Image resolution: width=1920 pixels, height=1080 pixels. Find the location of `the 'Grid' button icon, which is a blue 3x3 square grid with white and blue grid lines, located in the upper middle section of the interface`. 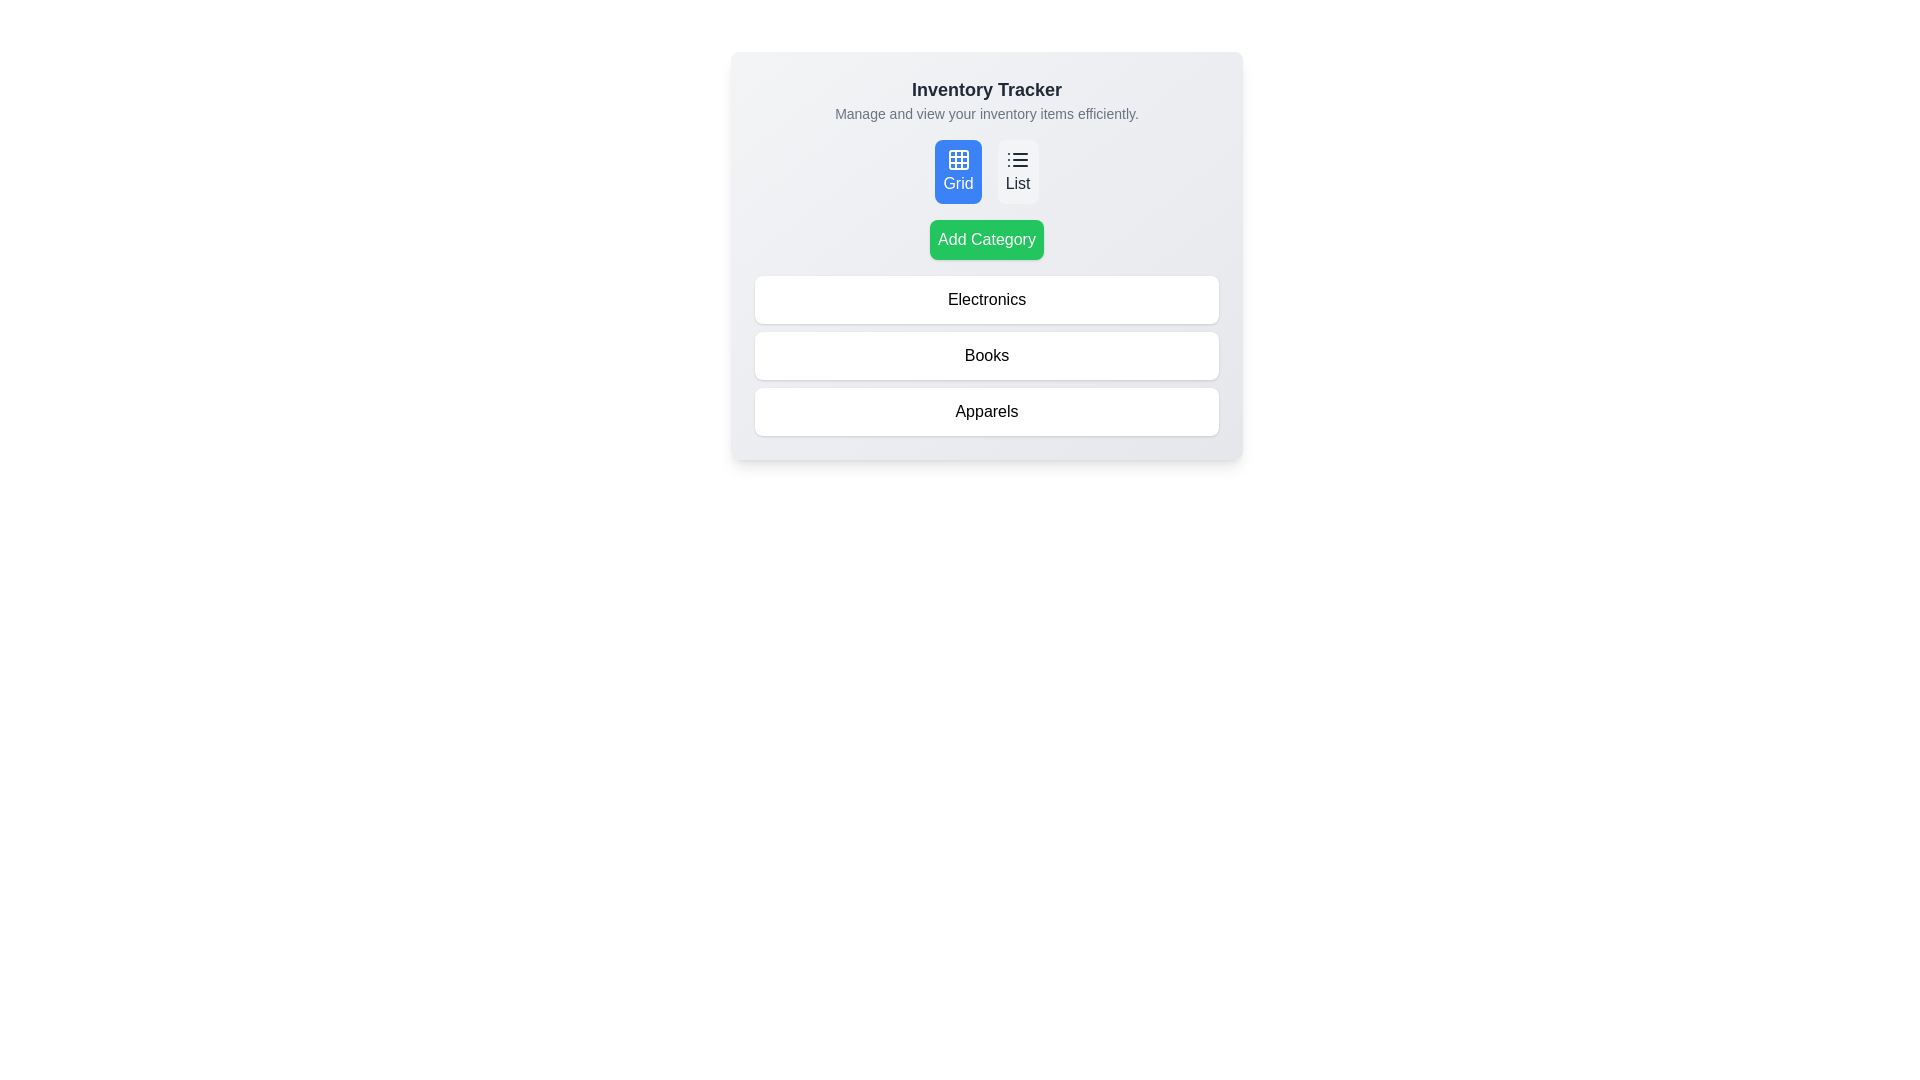

the 'Grid' button icon, which is a blue 3x3 square grid with white and blue grid lines, located in the upper middle section of the interface is located at coordinates (957, 158).